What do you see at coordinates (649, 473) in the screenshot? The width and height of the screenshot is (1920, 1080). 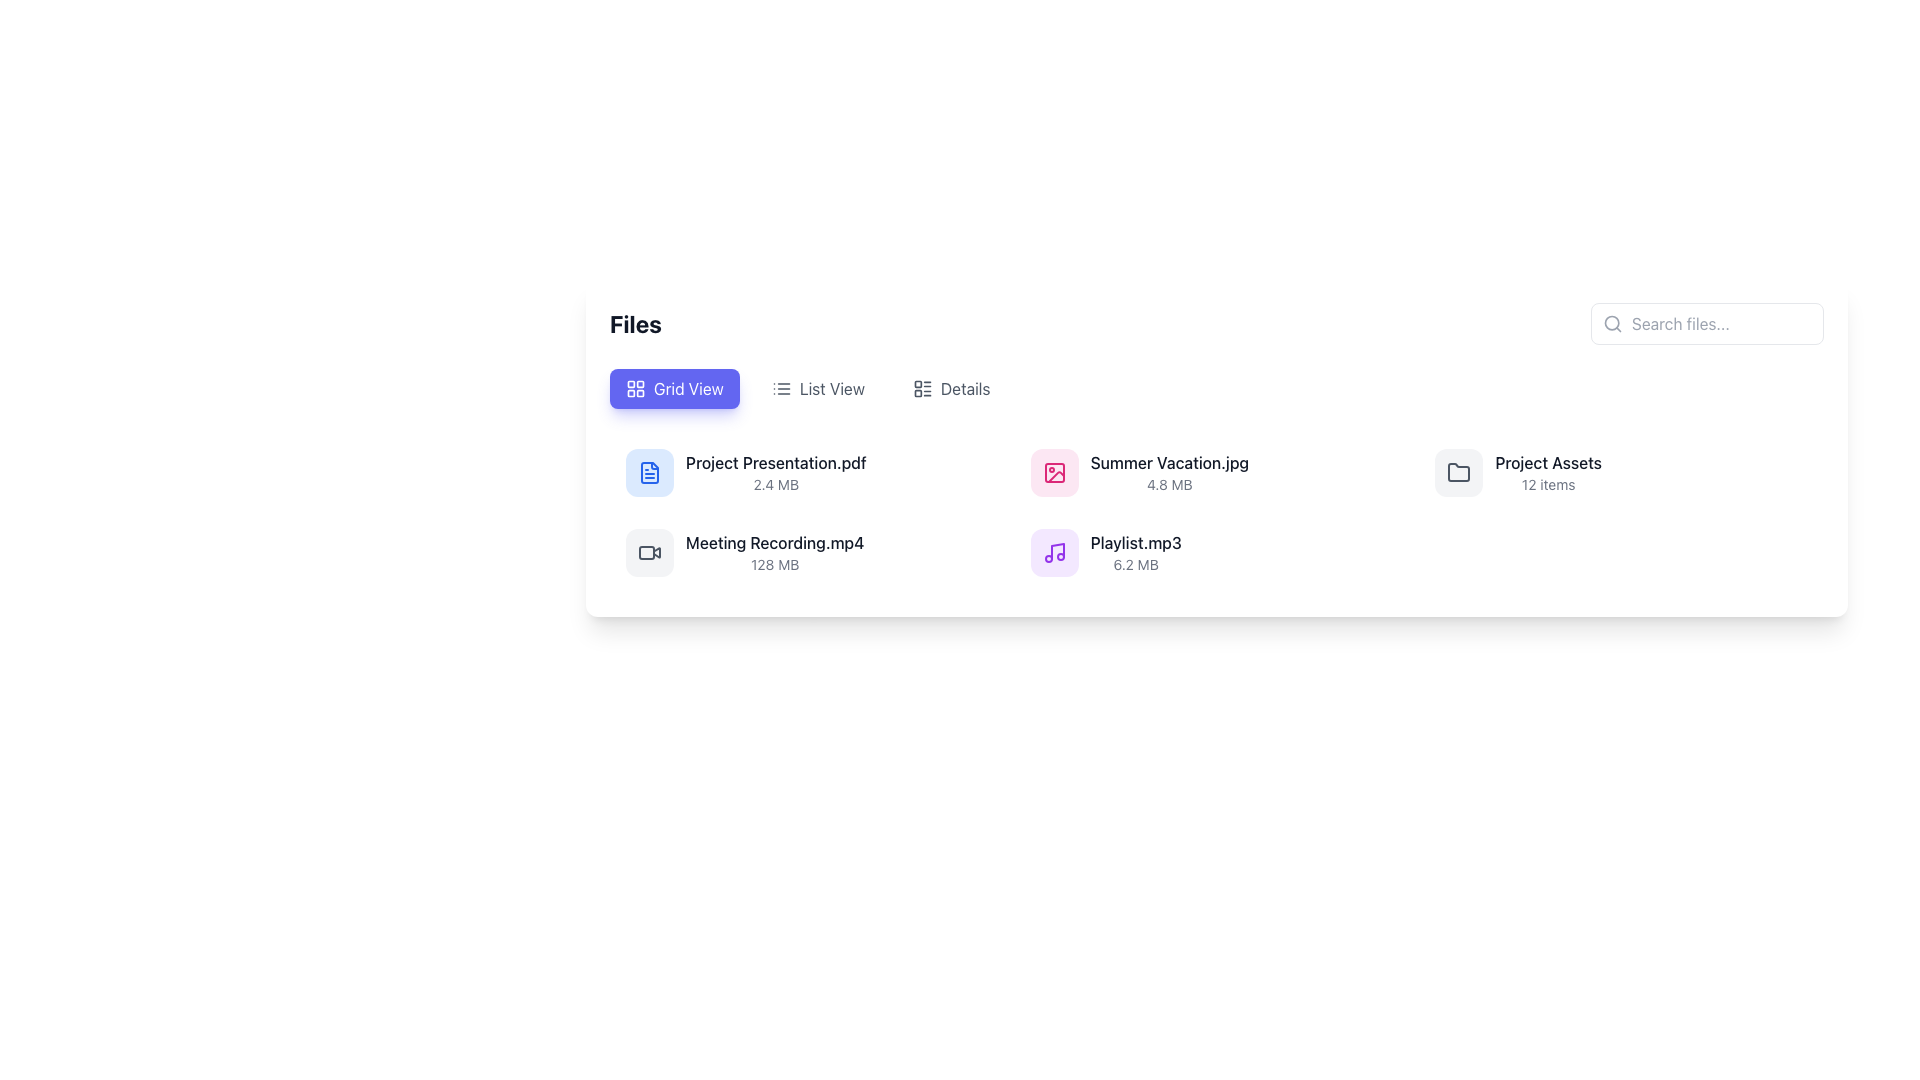 I see `the light blue rounded rectangle icon with a dark blue document and text icon` at bounding box center [649, 473].